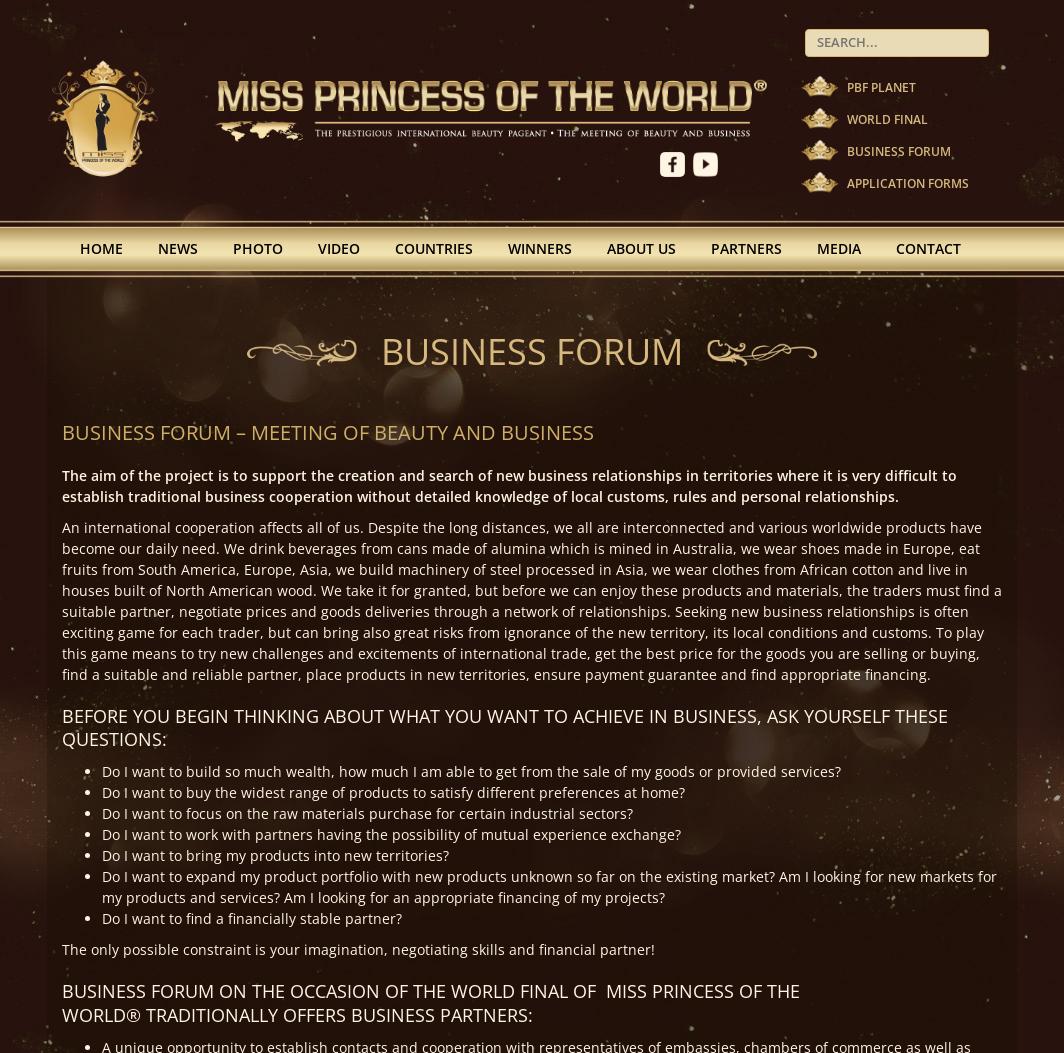  Describe the element at coordinates (275, 854) in the screenshot. I see `'Do I want to bring my products into new territories?'` at that location.